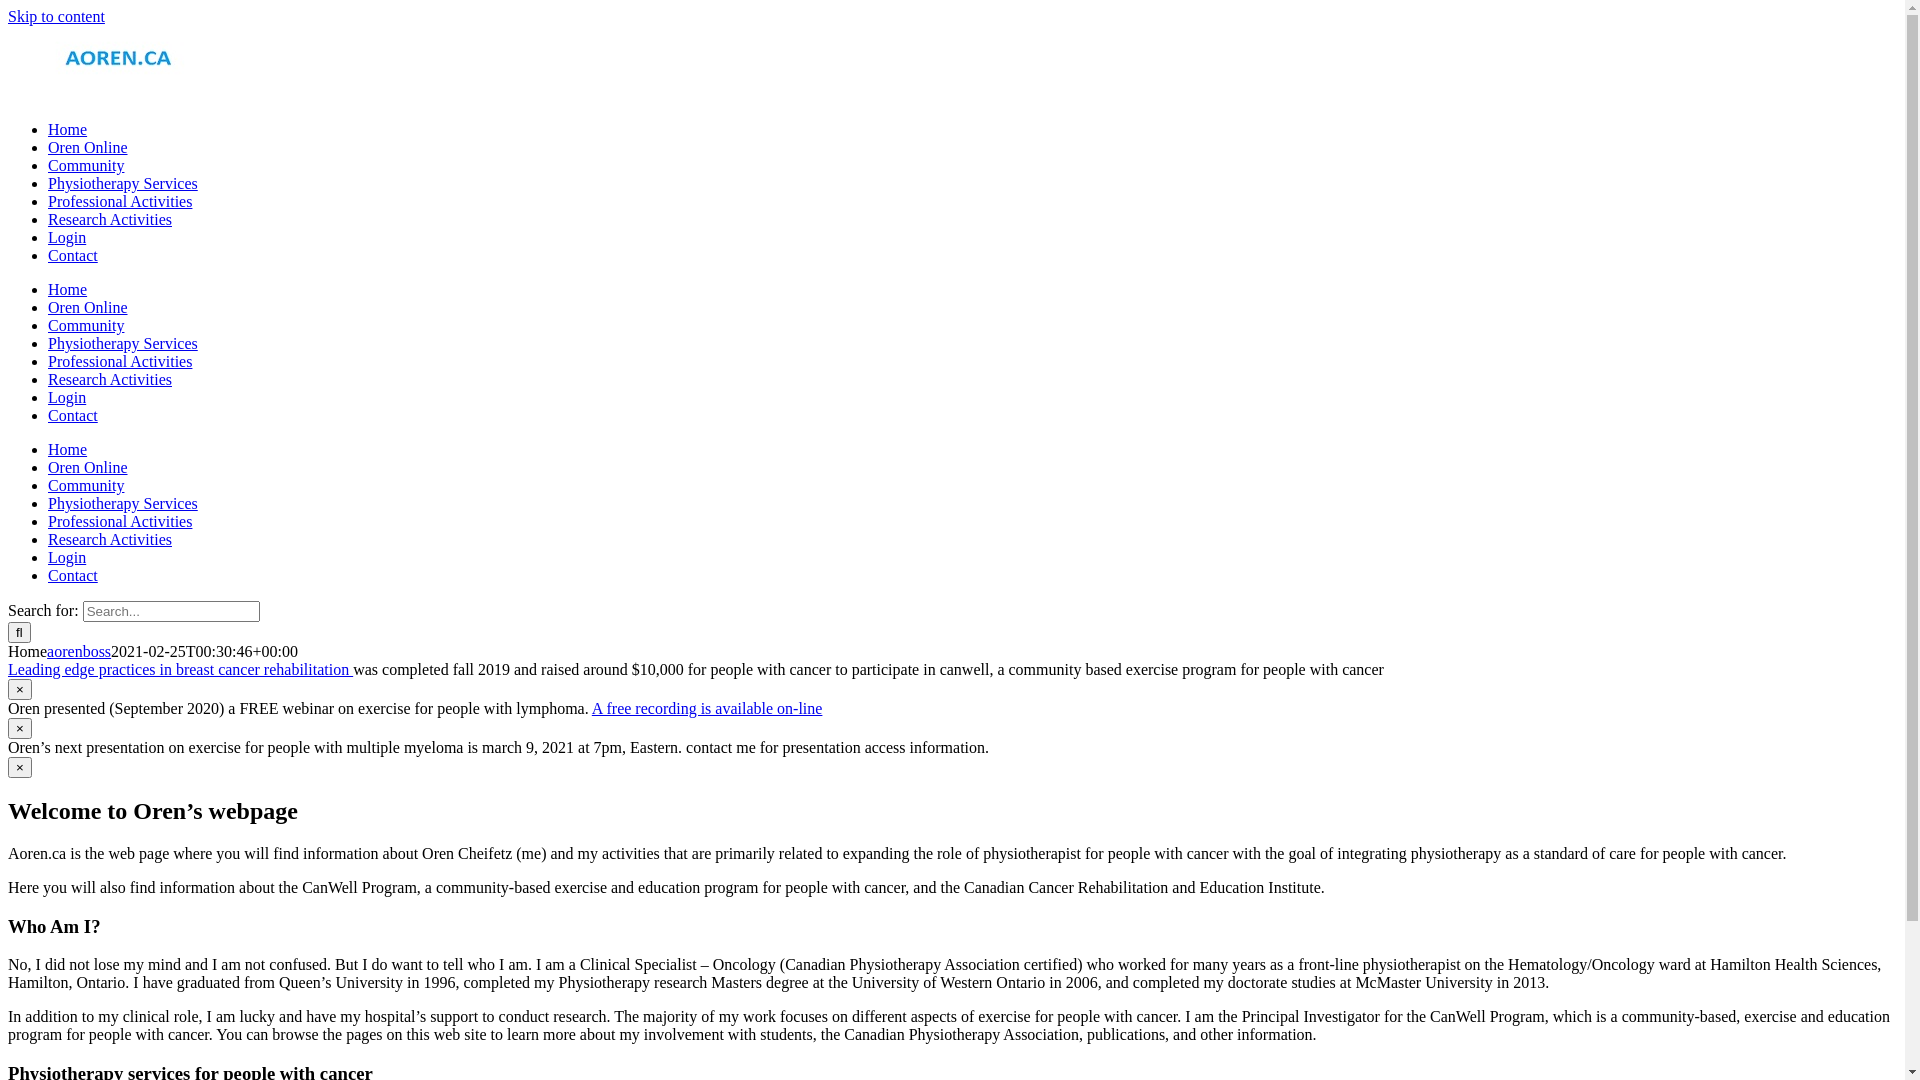  I want to click on 'aorenboss', so click(47, 651).